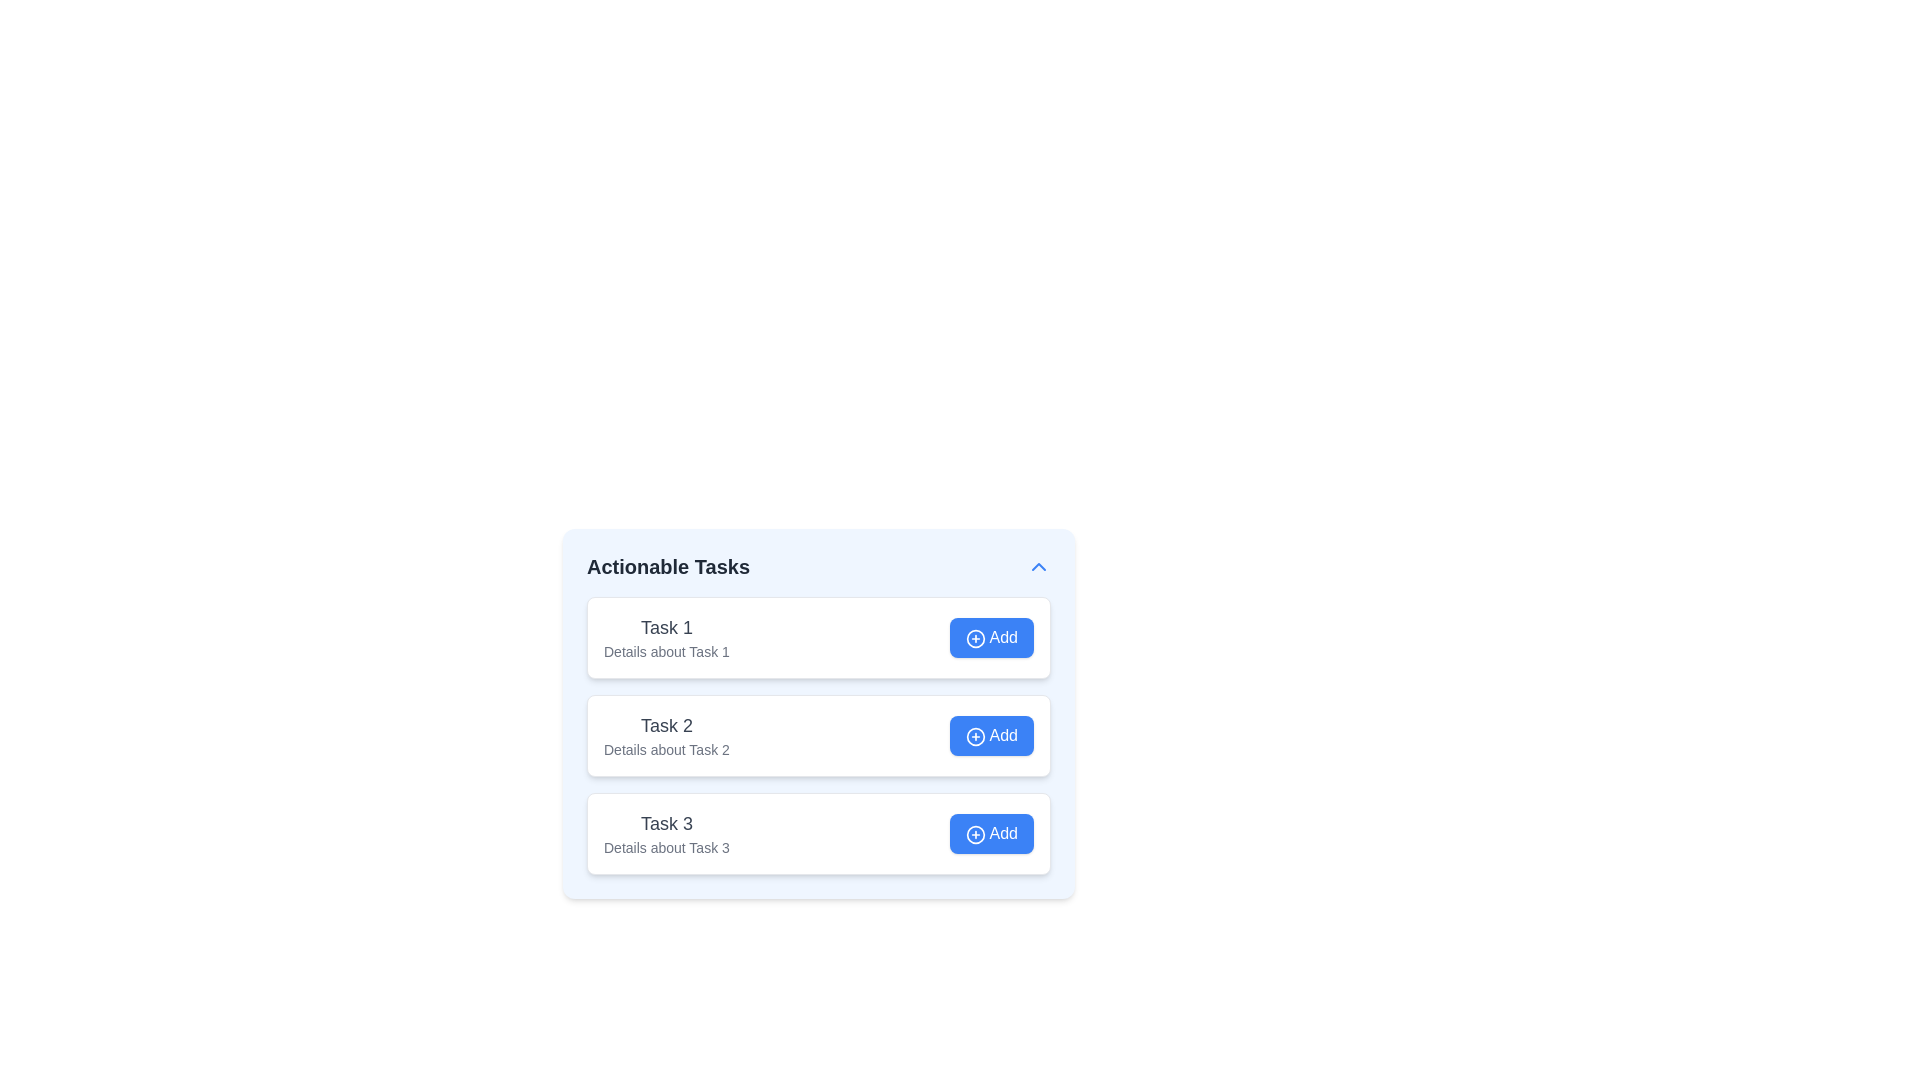 The image size is (1920, 1080). What do you see at coordinates (666, 824) in the screenshot?
I see `text content of the 'Task 3' label, which is the title of the last card in the actionable tasks section` at bounding box center [666, 824].